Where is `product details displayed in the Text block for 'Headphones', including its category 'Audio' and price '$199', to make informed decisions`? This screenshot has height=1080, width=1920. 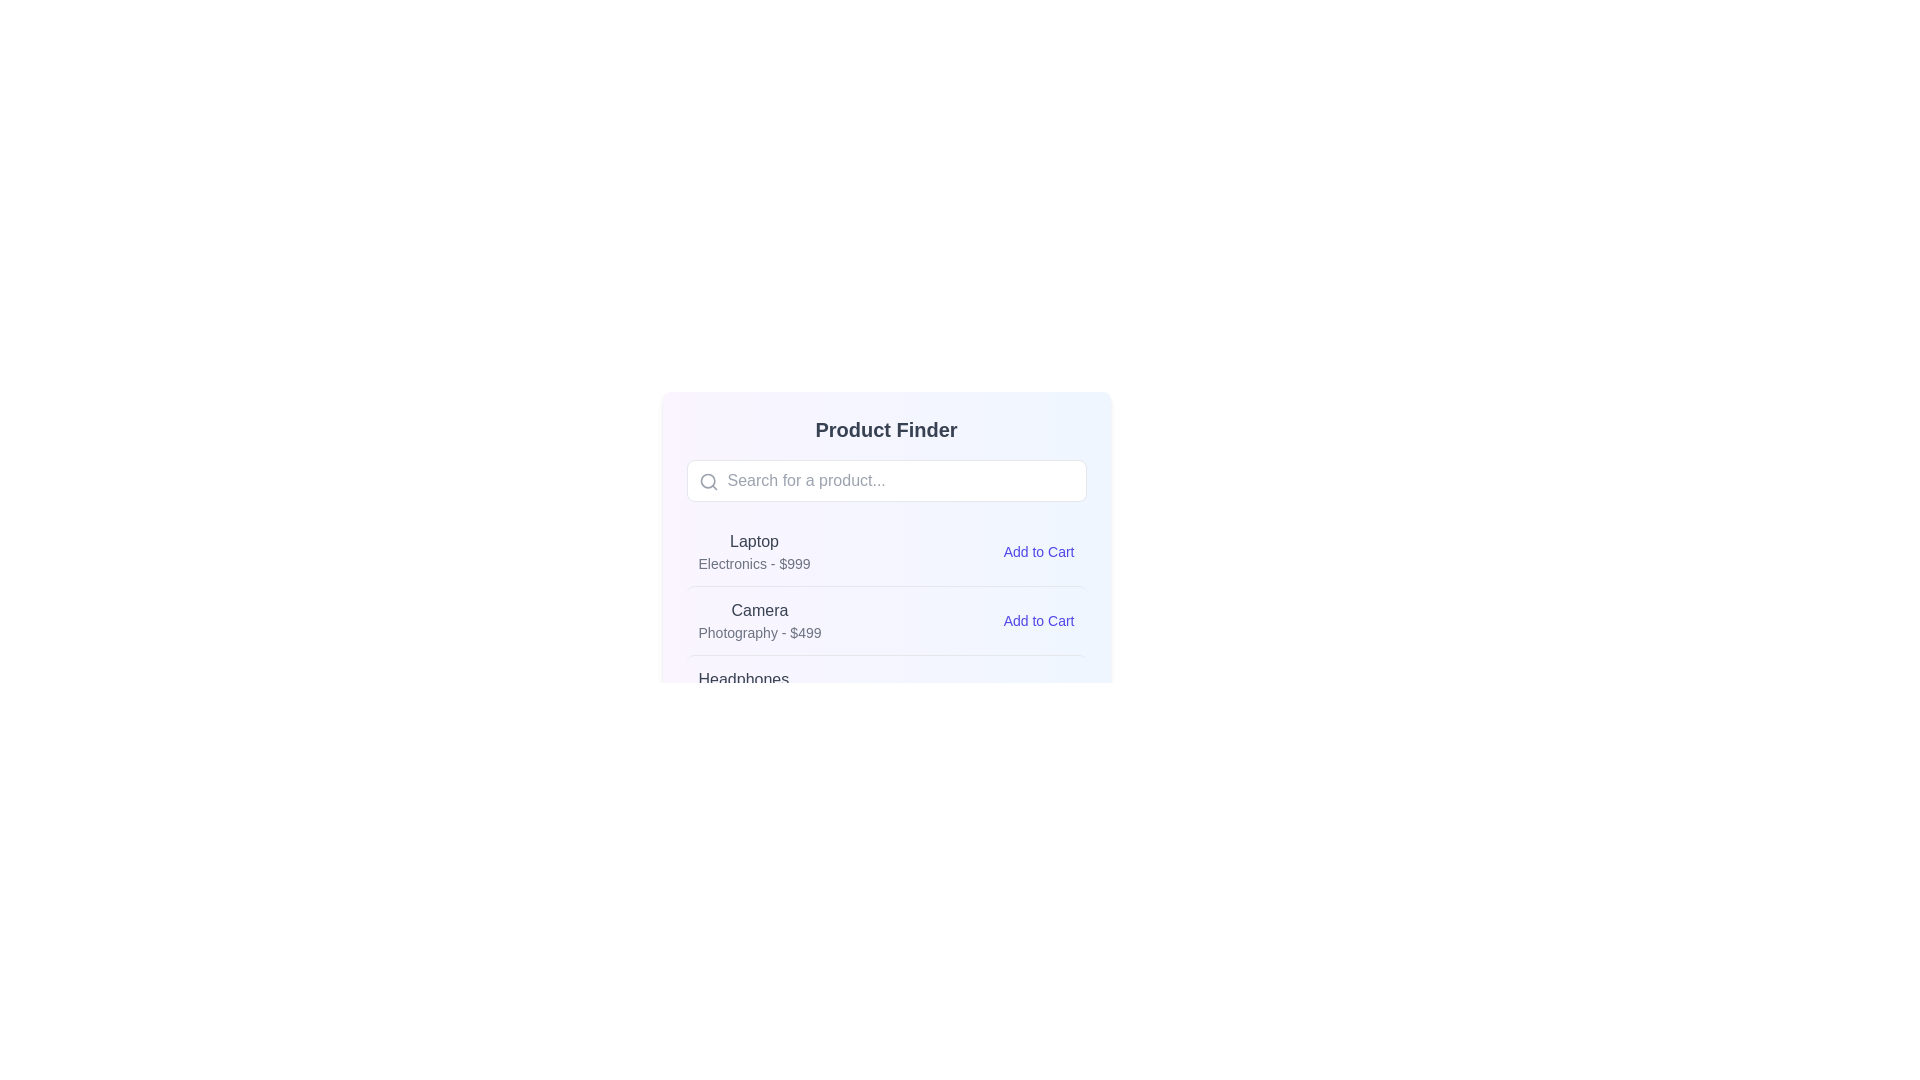
product details displayed in the Text block for 'Headphones', including its category 'Audio' and price '$199', to make informed decisions is located at coordinates (742, 689).